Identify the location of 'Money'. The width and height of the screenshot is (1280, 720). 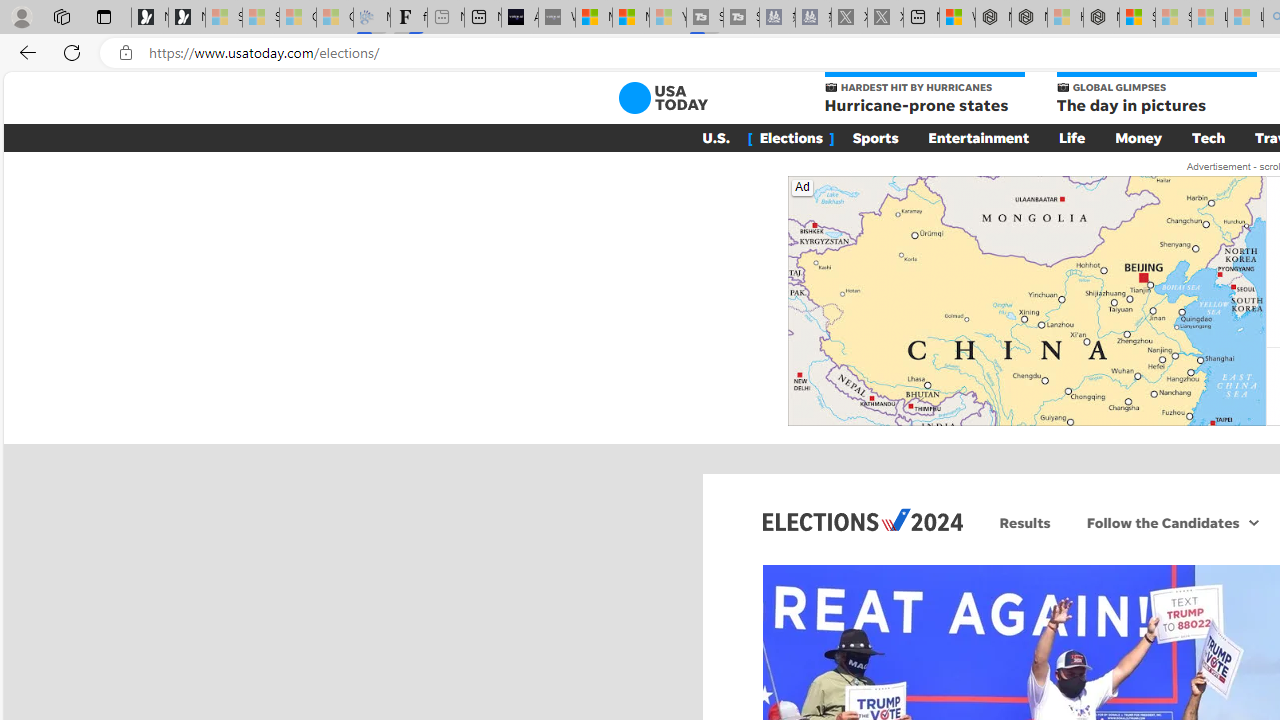
(1138, 136).